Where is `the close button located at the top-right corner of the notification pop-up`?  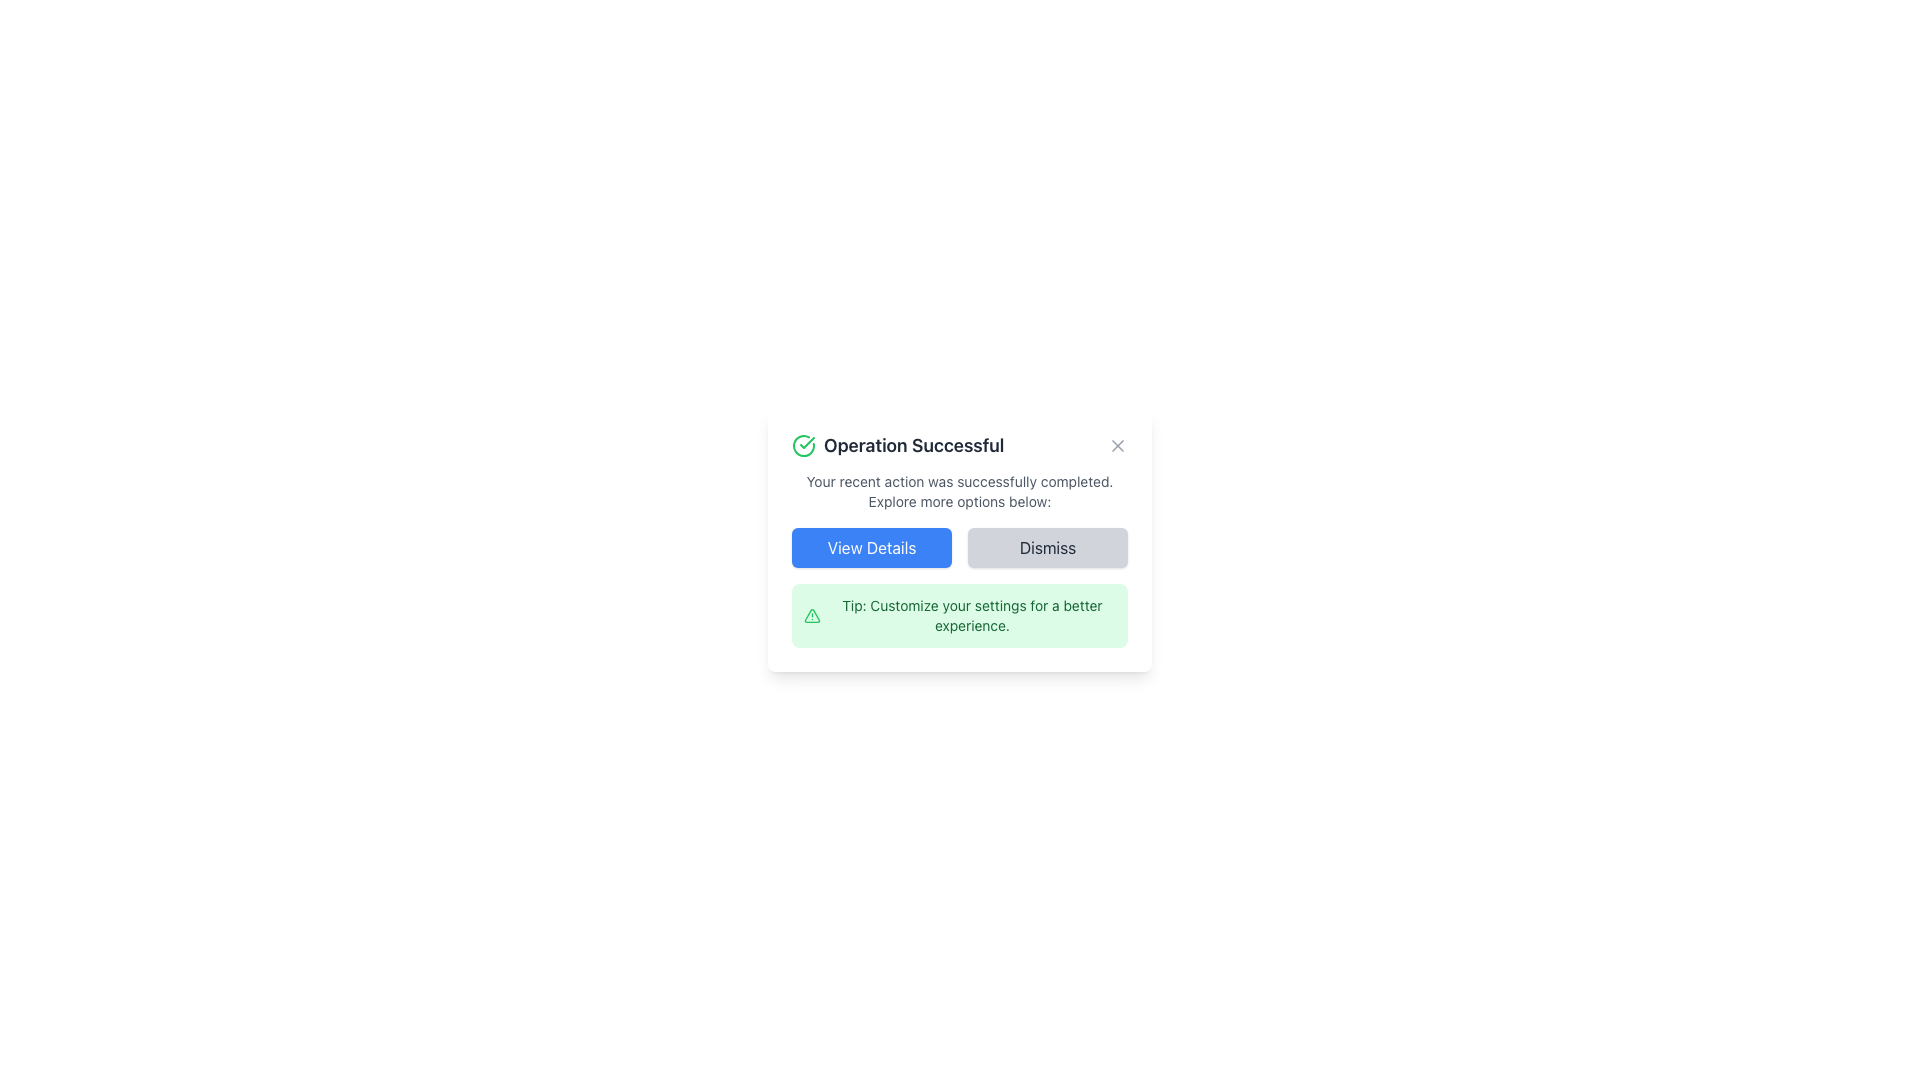
the close button located at the top-right corner of the notification pop-up is located at coordinates (1117, 445).